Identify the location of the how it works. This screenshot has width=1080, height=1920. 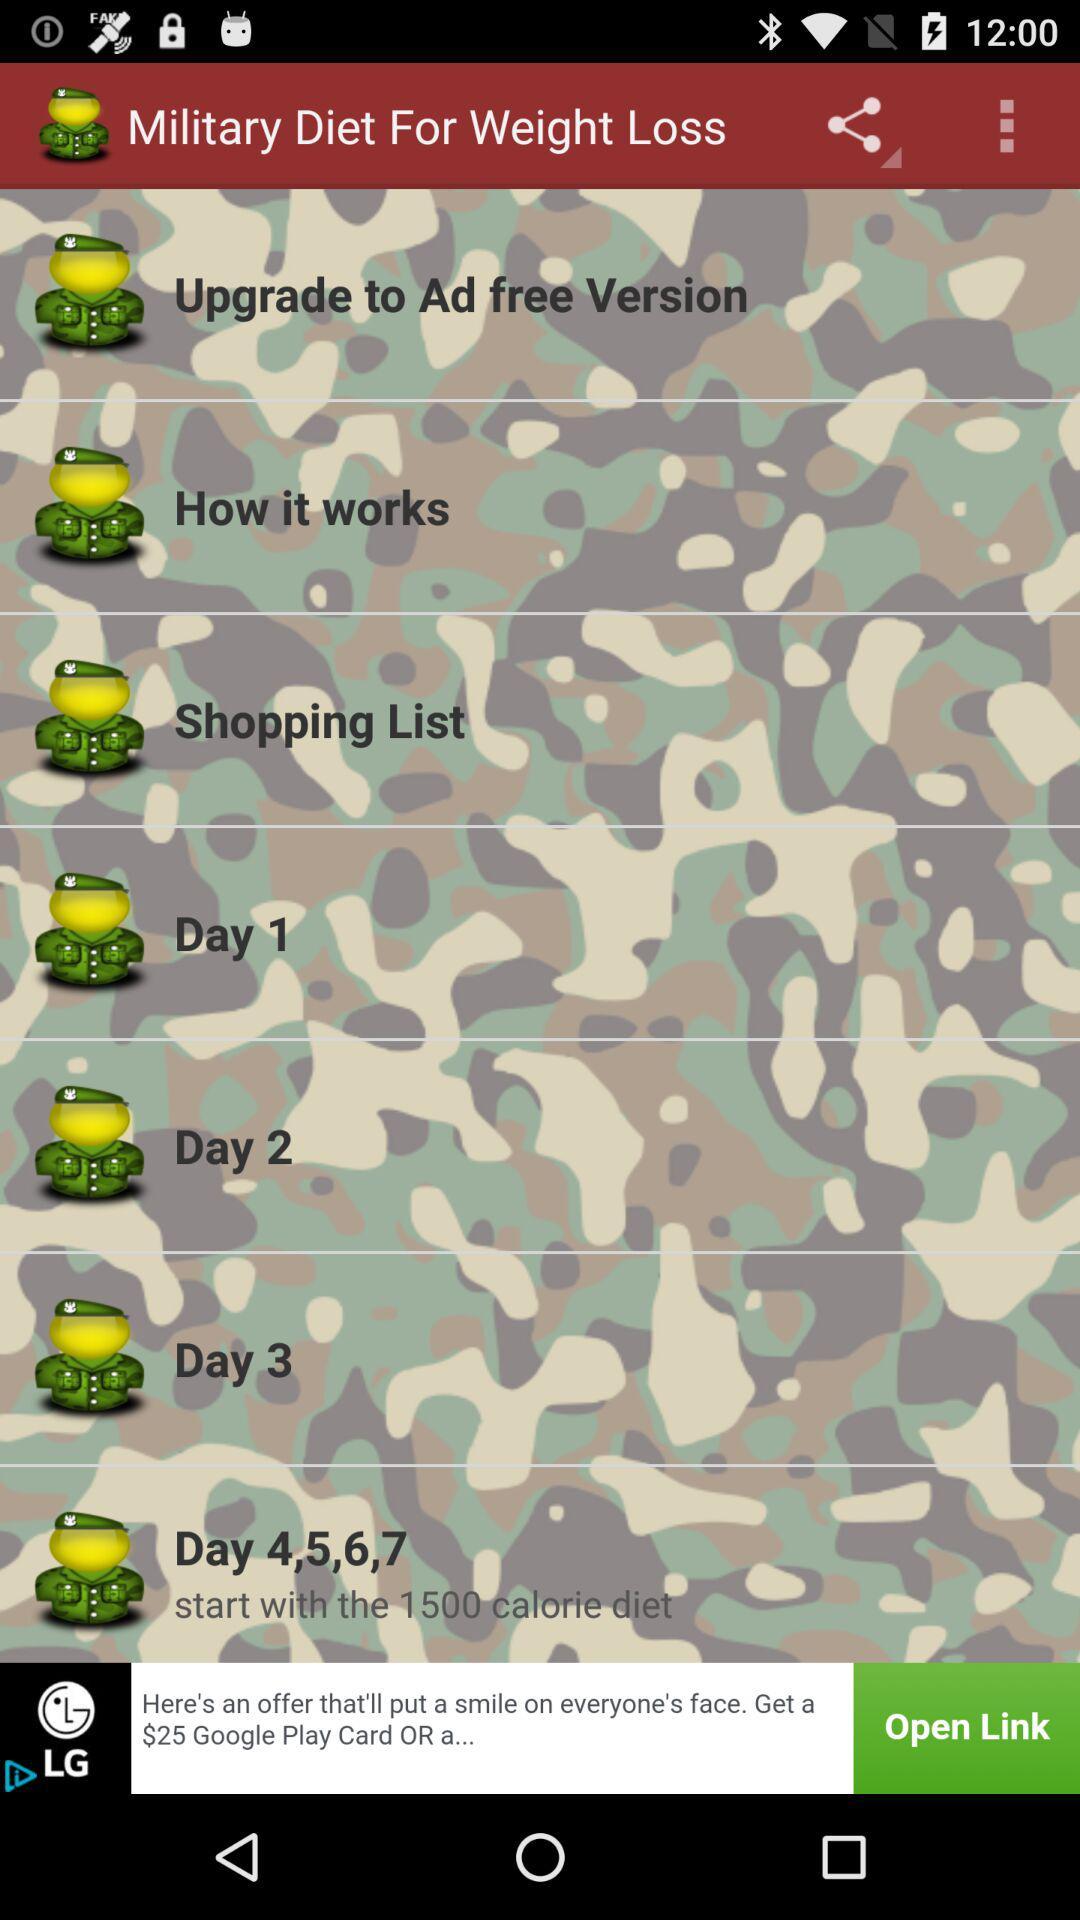
(613, 506).